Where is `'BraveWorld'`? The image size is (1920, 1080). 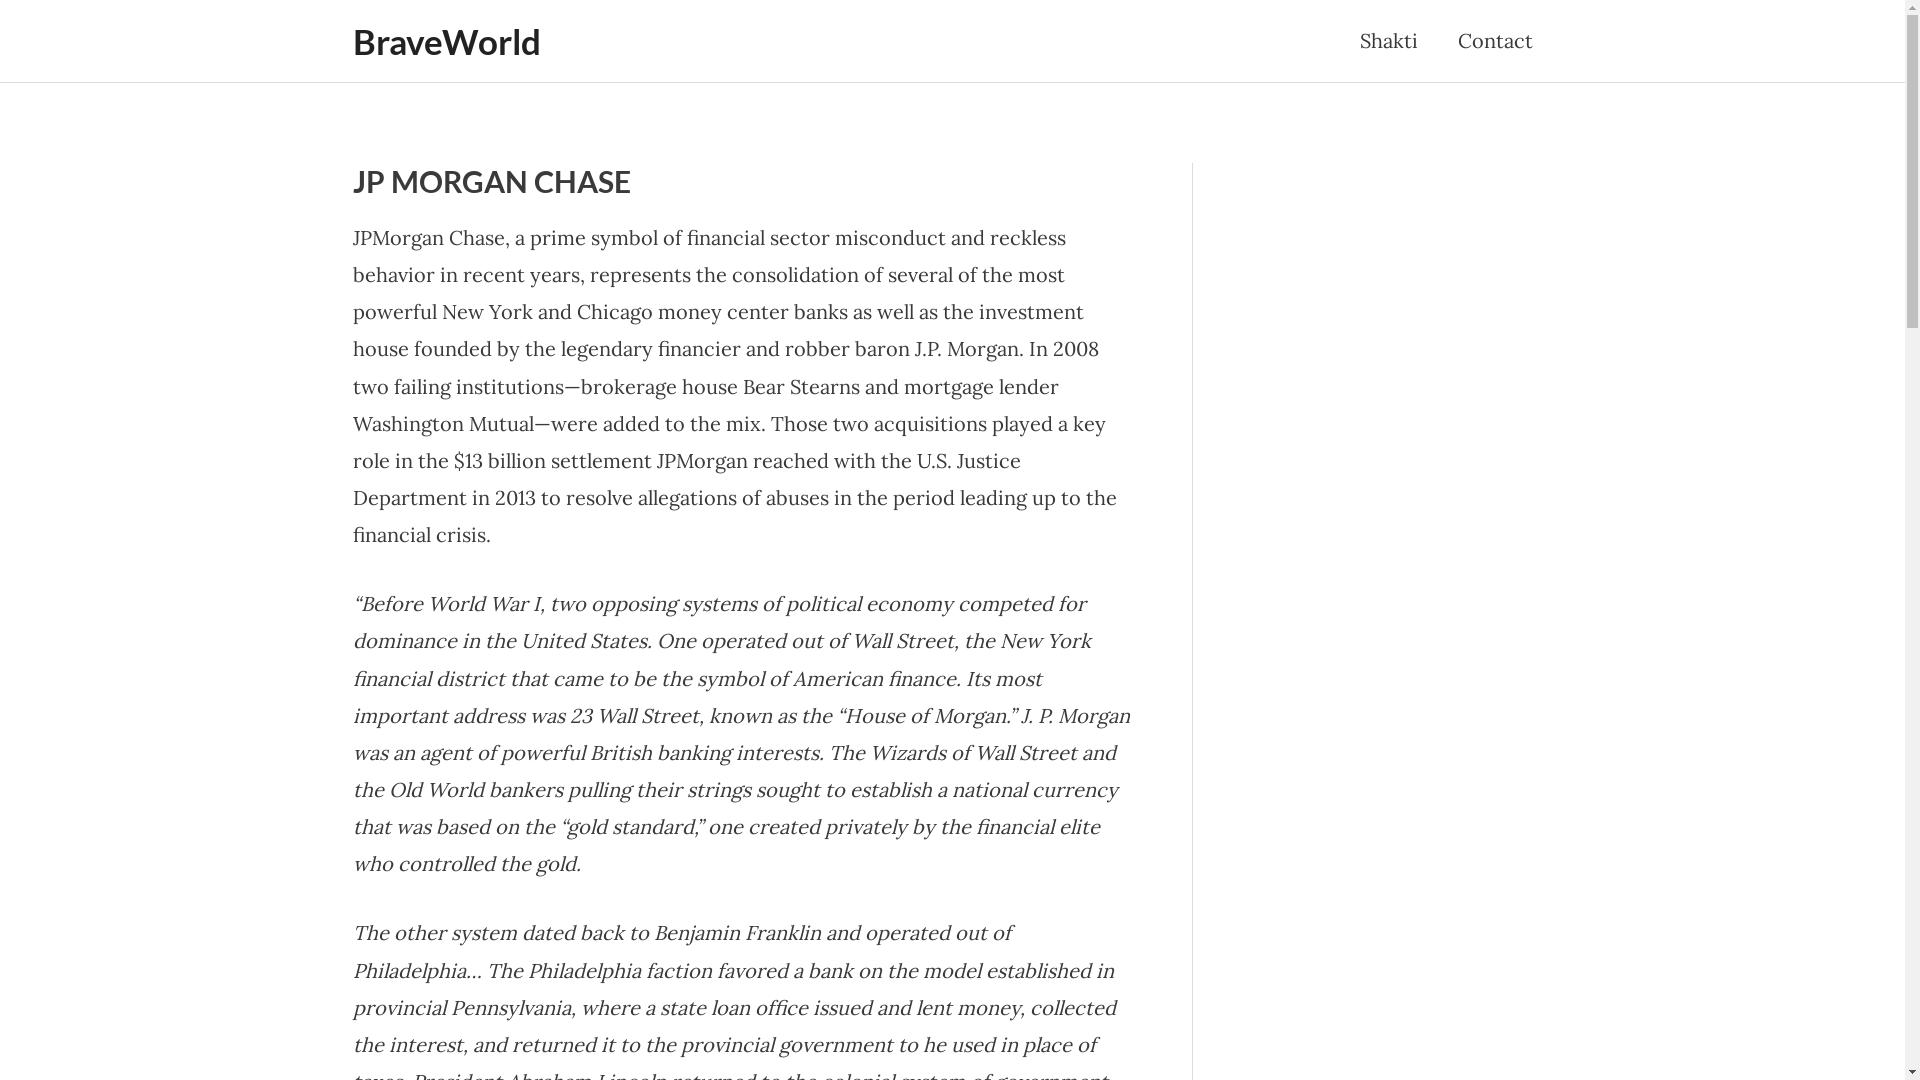 'BraveWorld' is located at coordinates (445, 41).